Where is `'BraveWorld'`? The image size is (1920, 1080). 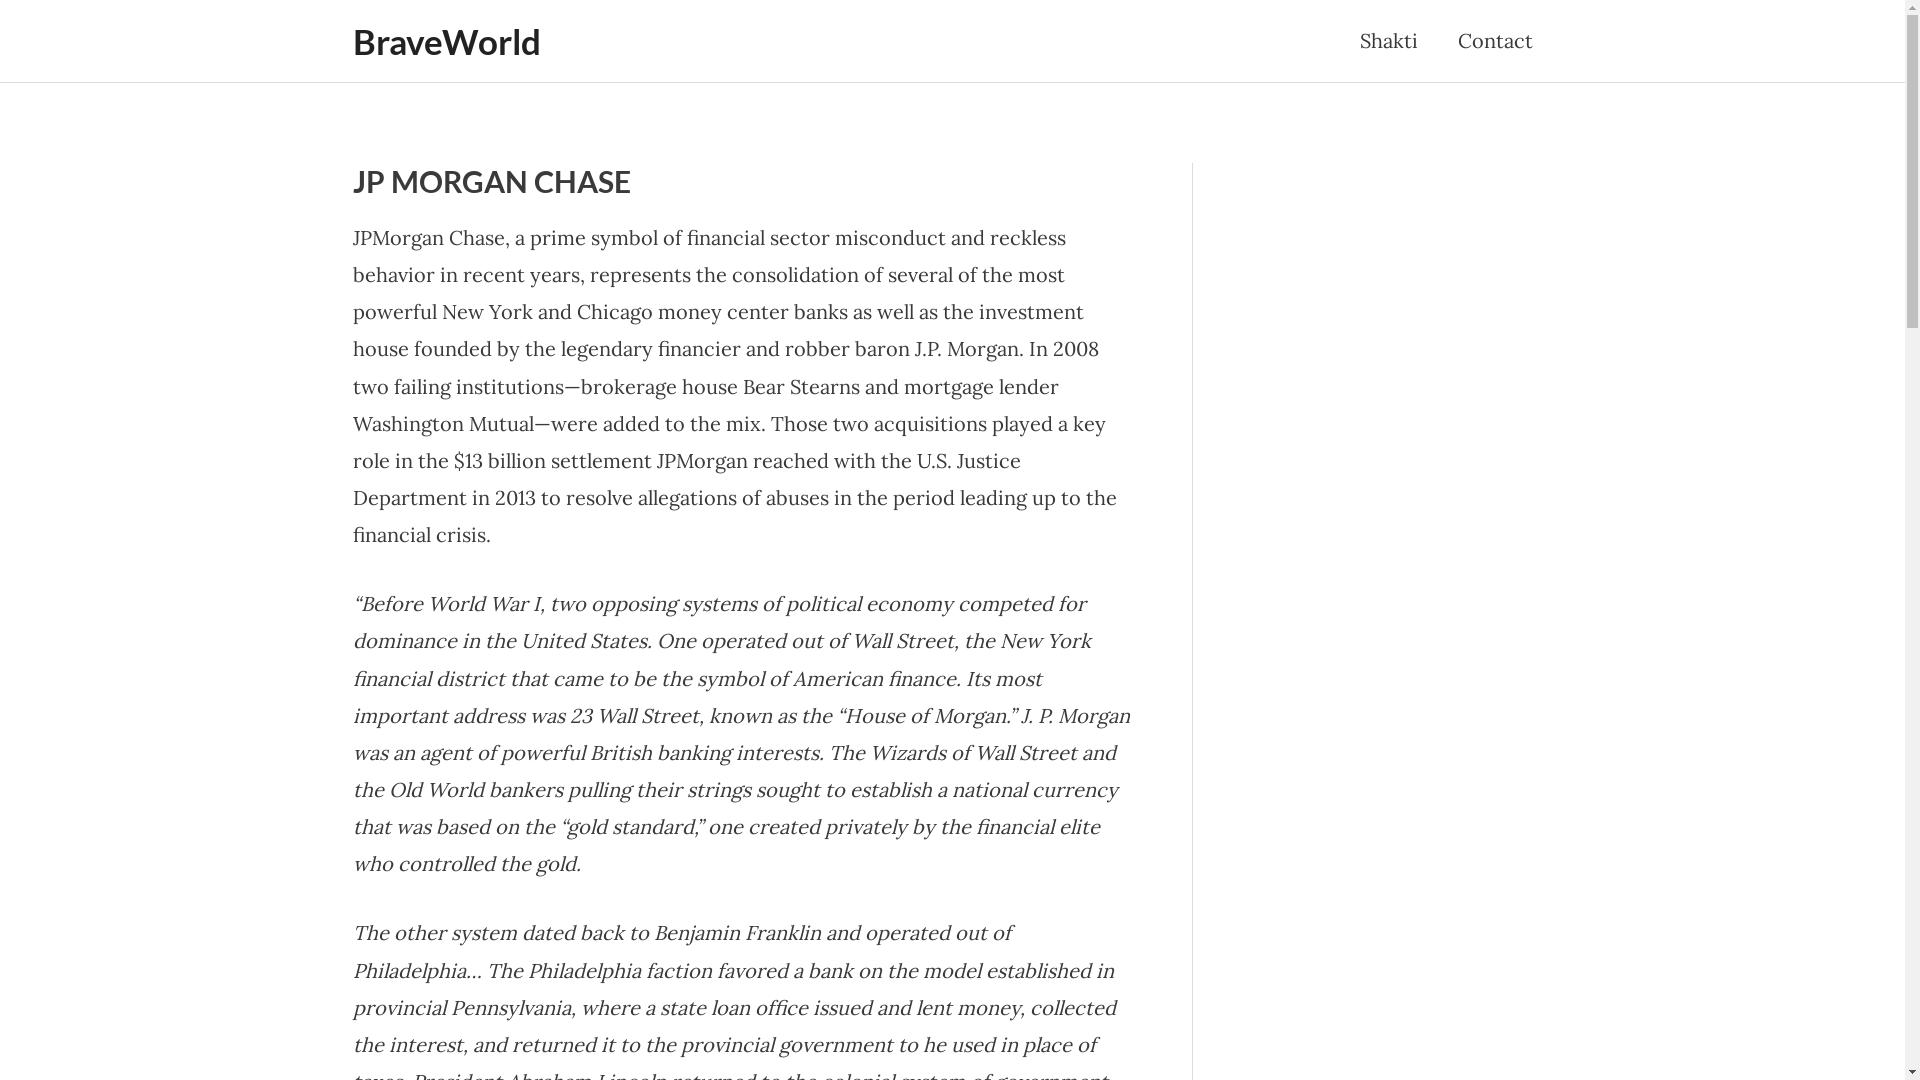 'BraveWorld' is located at coordinates (445, 41).